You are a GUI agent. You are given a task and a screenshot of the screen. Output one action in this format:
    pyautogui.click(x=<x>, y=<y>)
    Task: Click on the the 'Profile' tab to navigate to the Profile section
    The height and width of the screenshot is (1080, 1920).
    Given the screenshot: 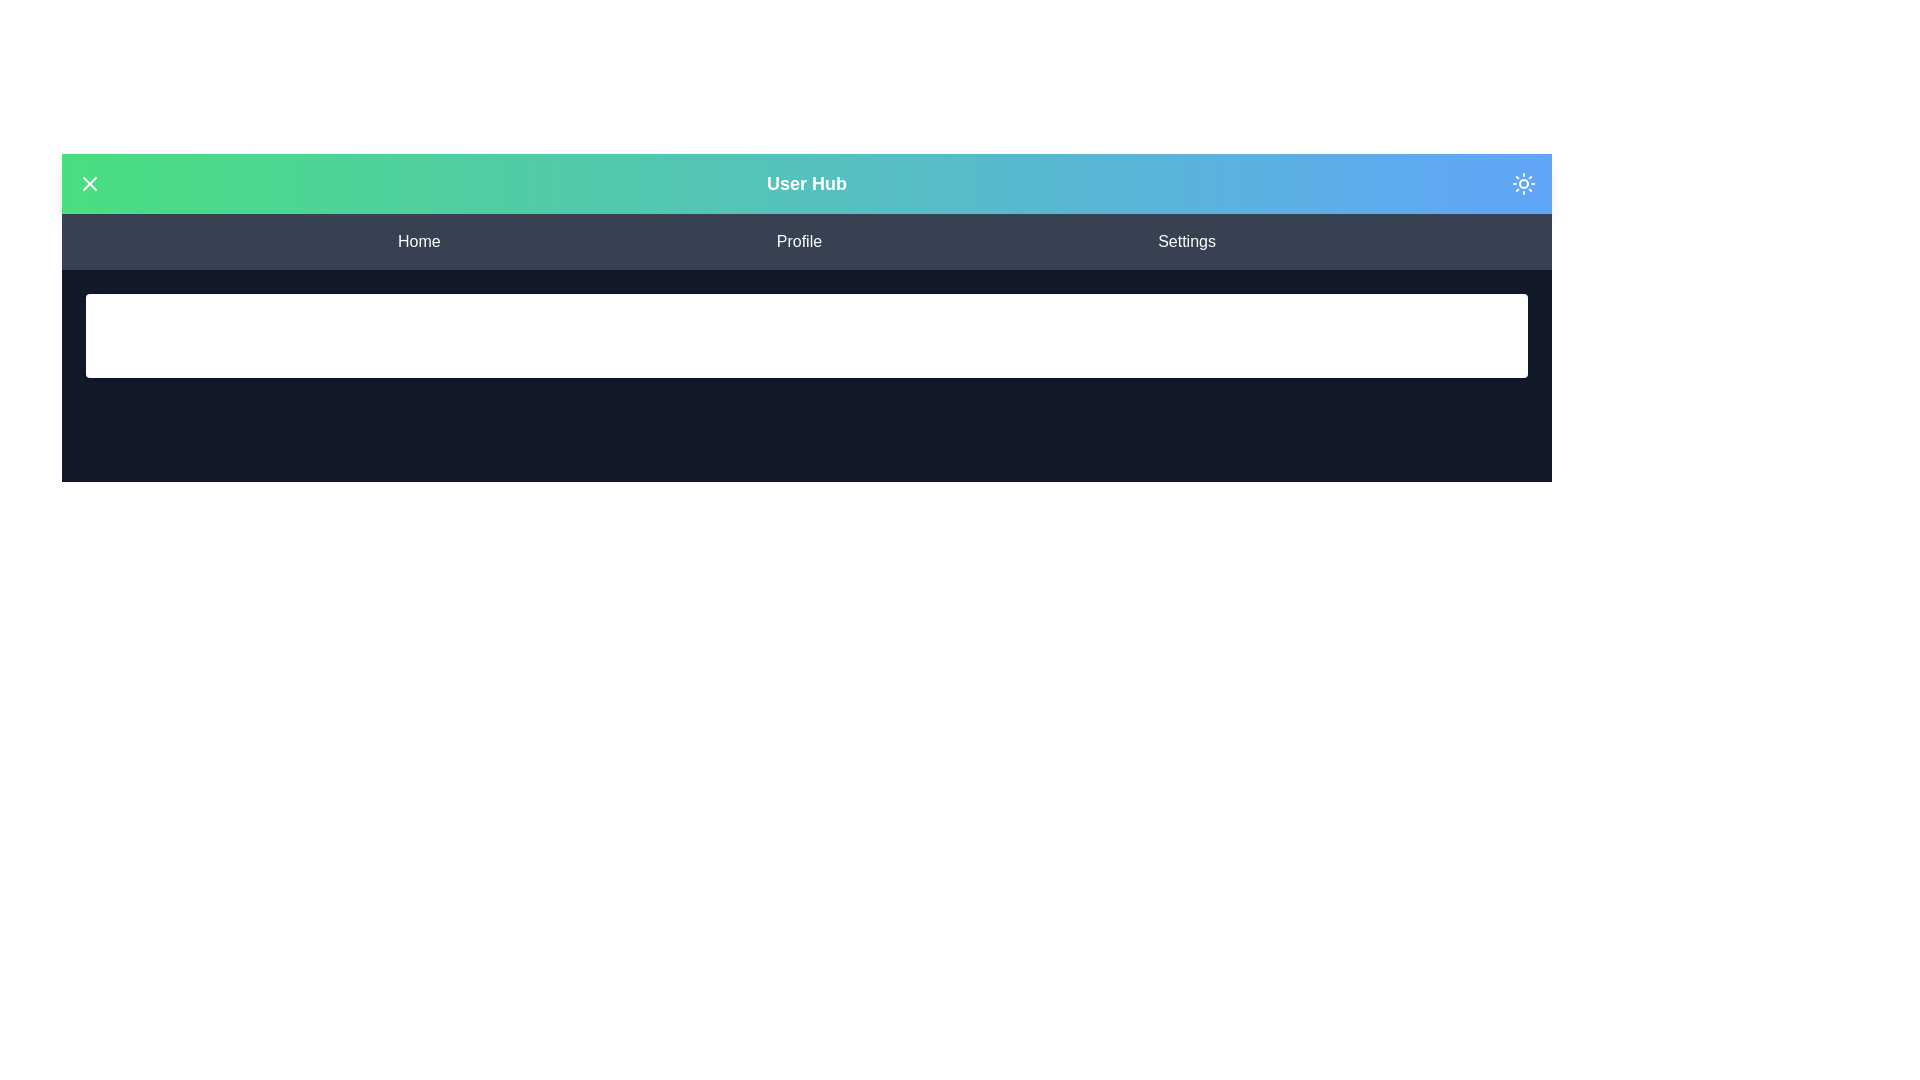 What is the action you would take?
    pyautogui.click(x=797, y=241)
    